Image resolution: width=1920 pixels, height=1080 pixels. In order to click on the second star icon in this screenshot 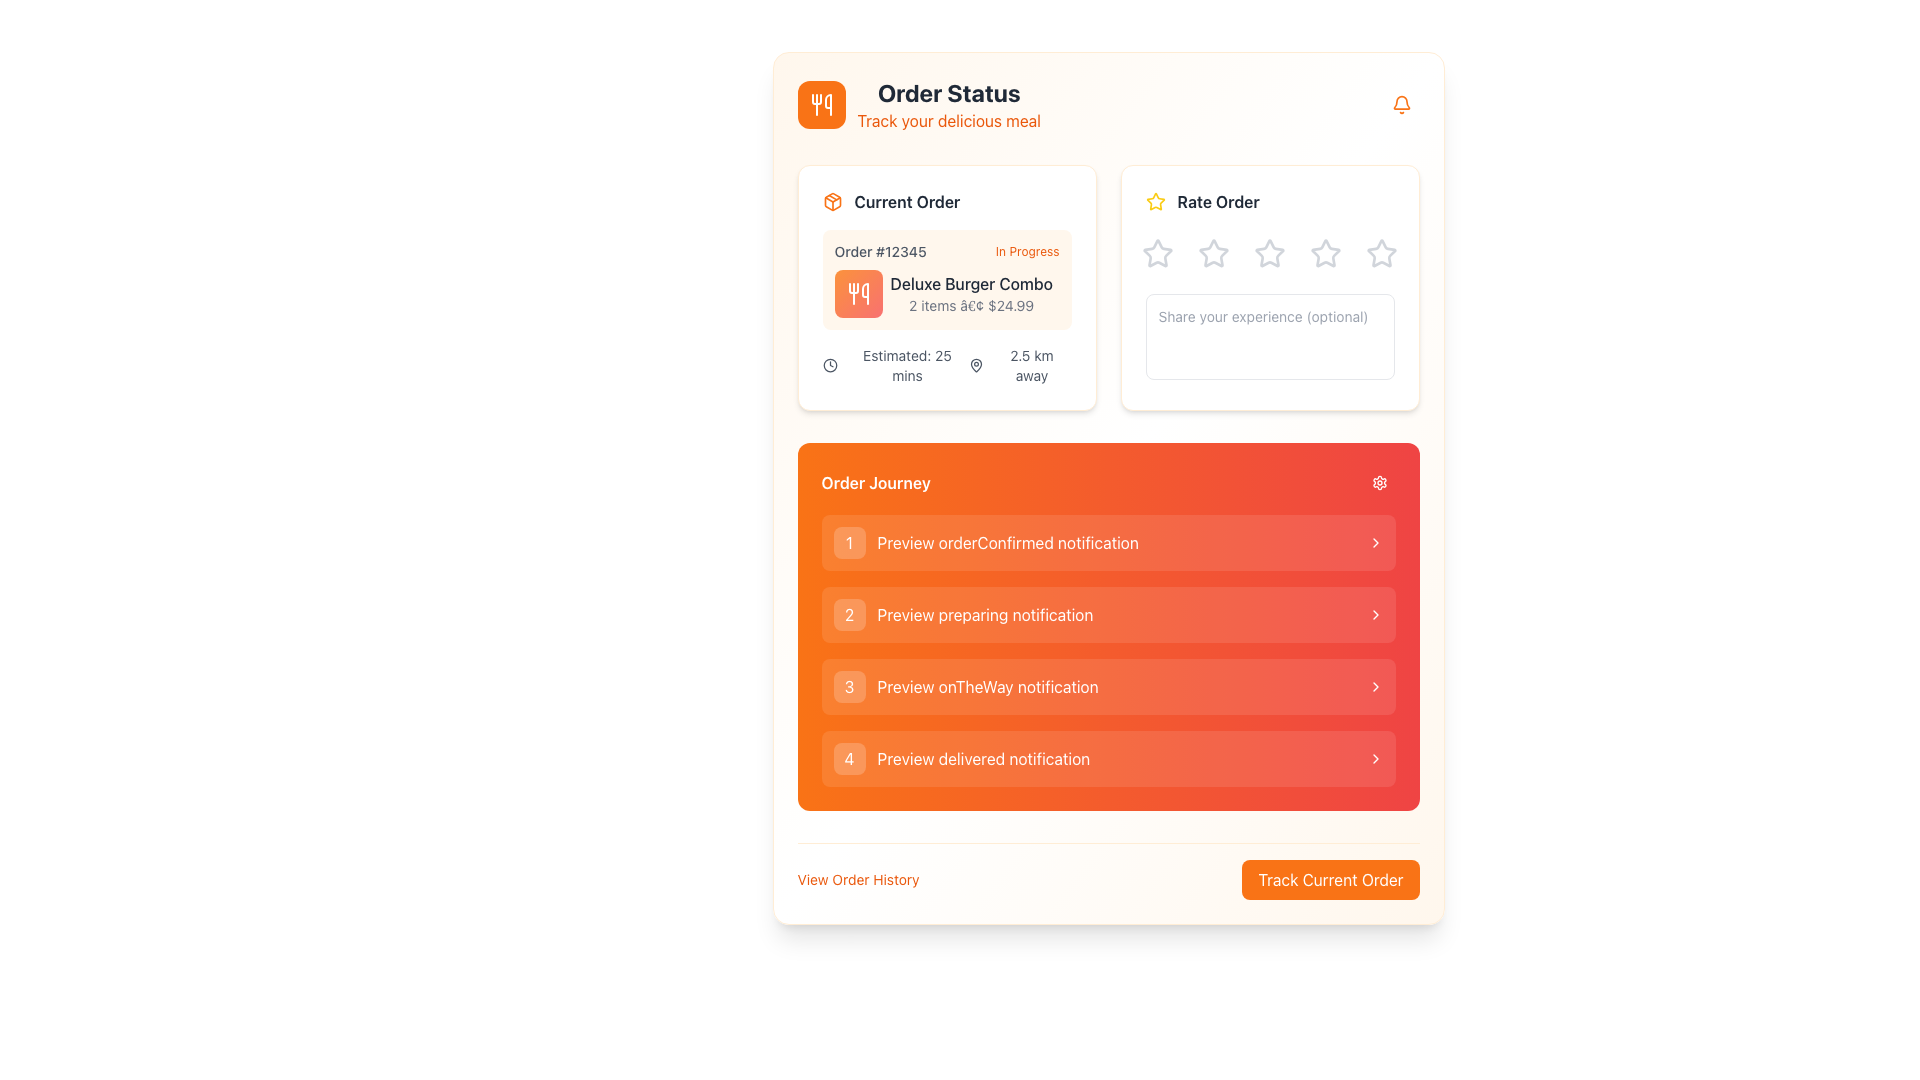, I will do `click(1213, 253)`.